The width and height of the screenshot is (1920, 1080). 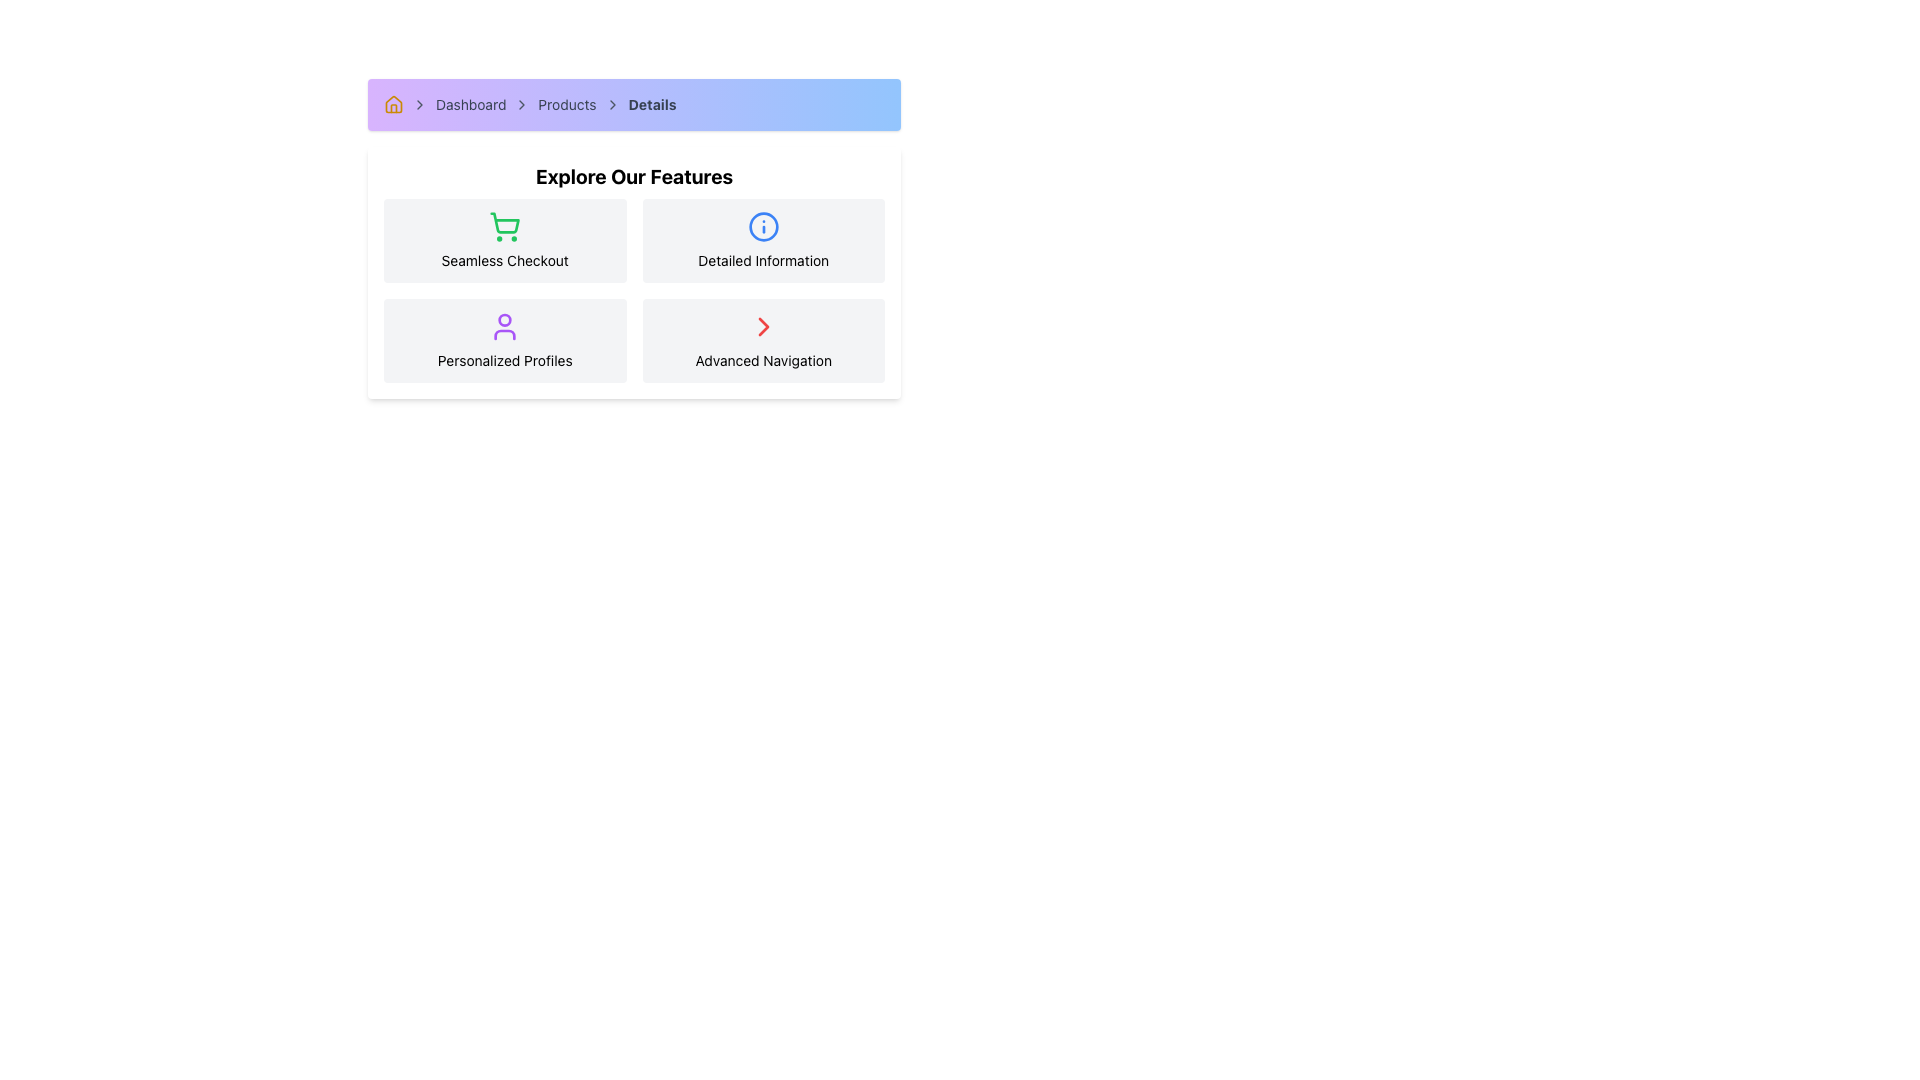 What do you see at coordinates (522, 104) in the screenshot?
I see `the third right-facing chevron icon in the breadcrumb navigation bar, positioned between 'Products' and 'Details'` at bounding box center [522, 104].